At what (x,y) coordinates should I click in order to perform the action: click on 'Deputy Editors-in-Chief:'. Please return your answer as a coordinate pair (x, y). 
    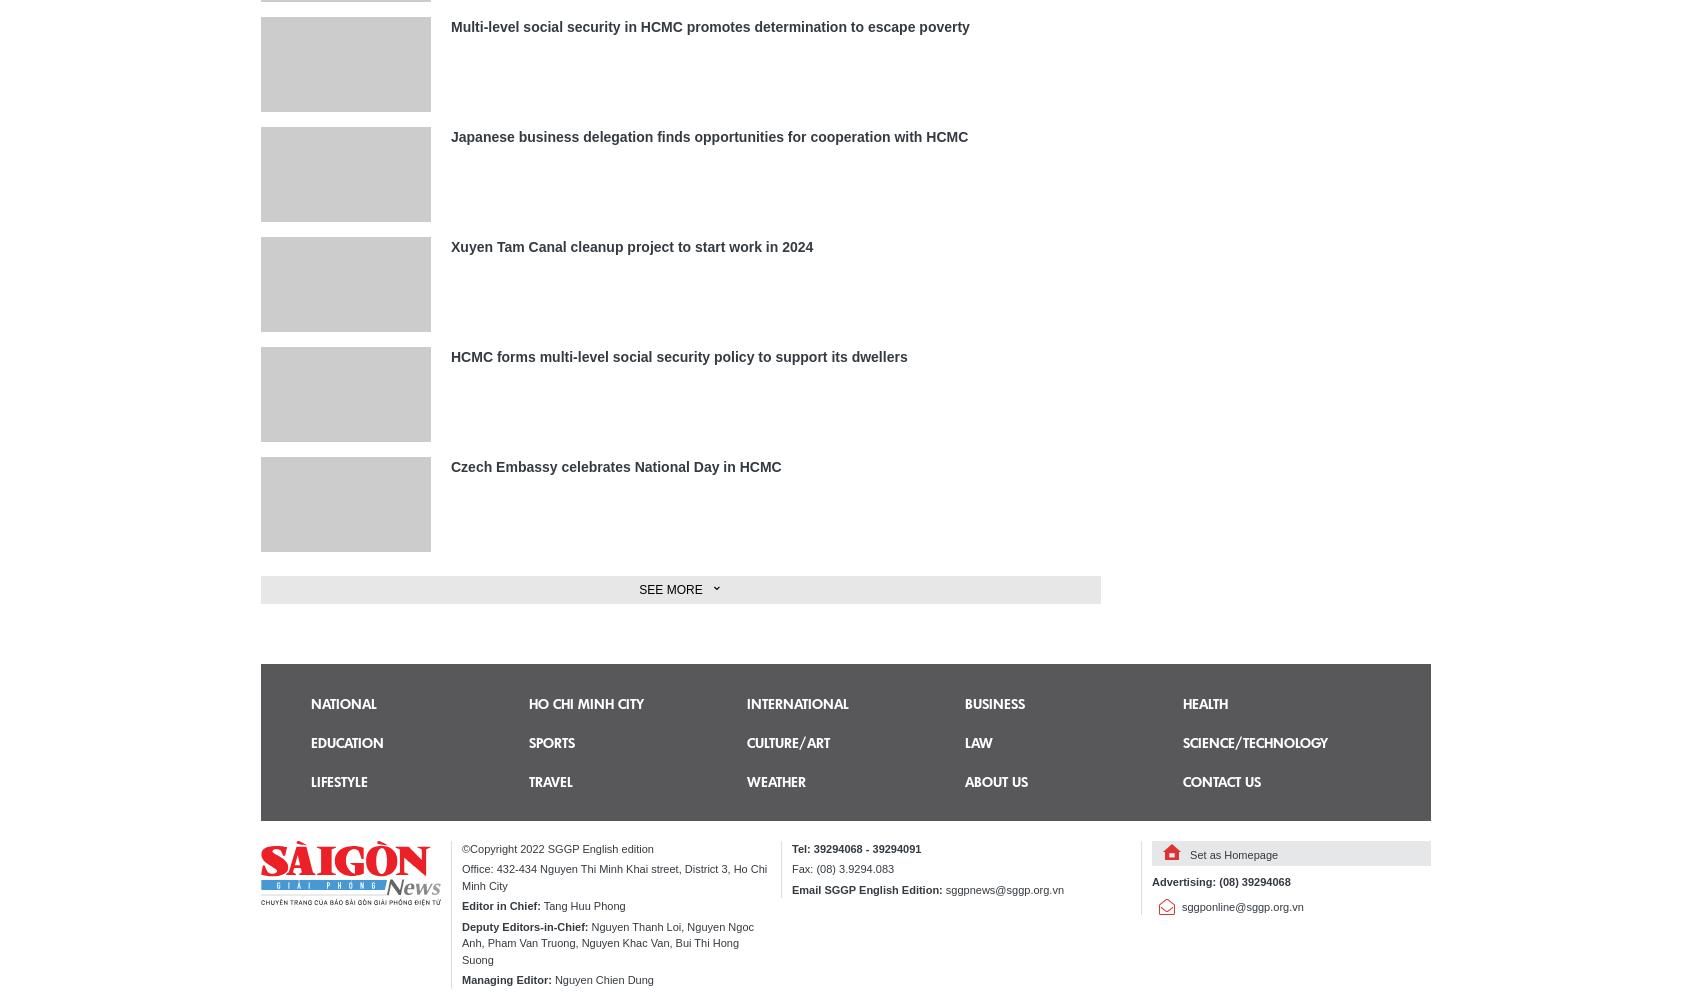
    Looking at the image, I should click on (525, 925).